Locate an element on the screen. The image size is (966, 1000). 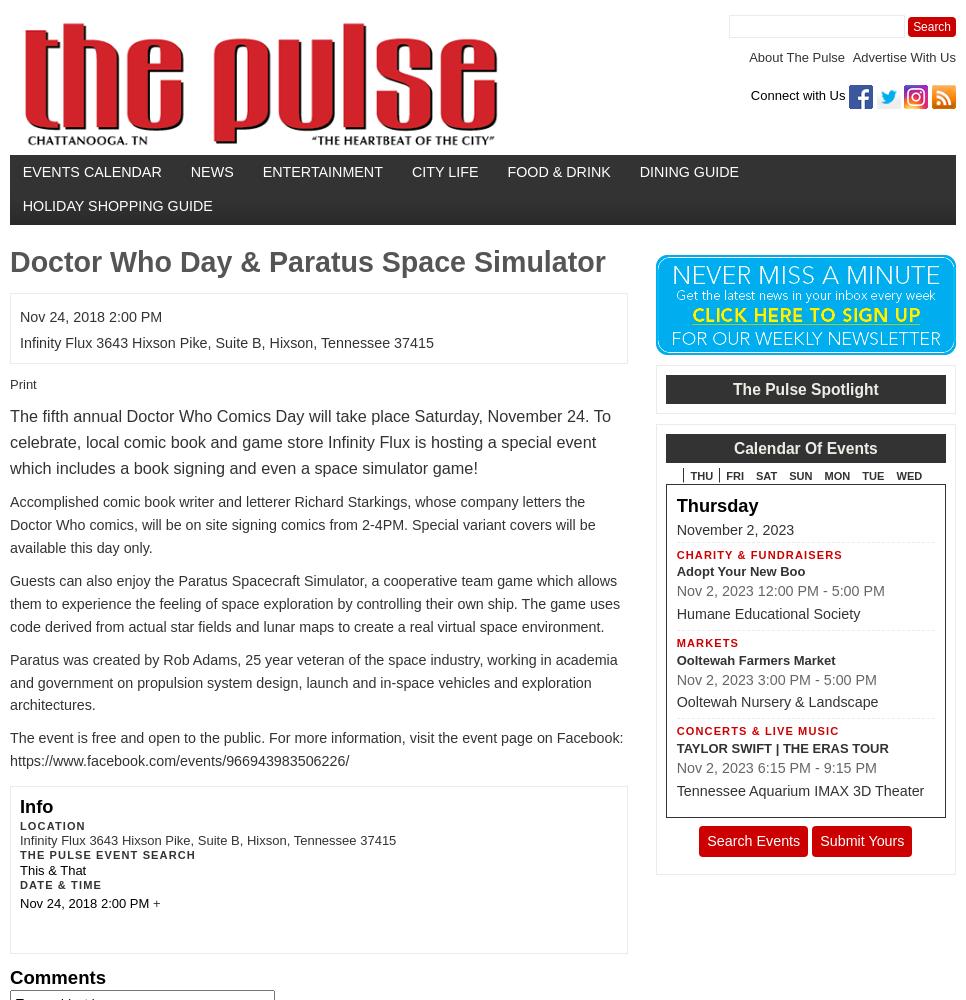
'Events Calendar' is located at coordinates (21, 171).